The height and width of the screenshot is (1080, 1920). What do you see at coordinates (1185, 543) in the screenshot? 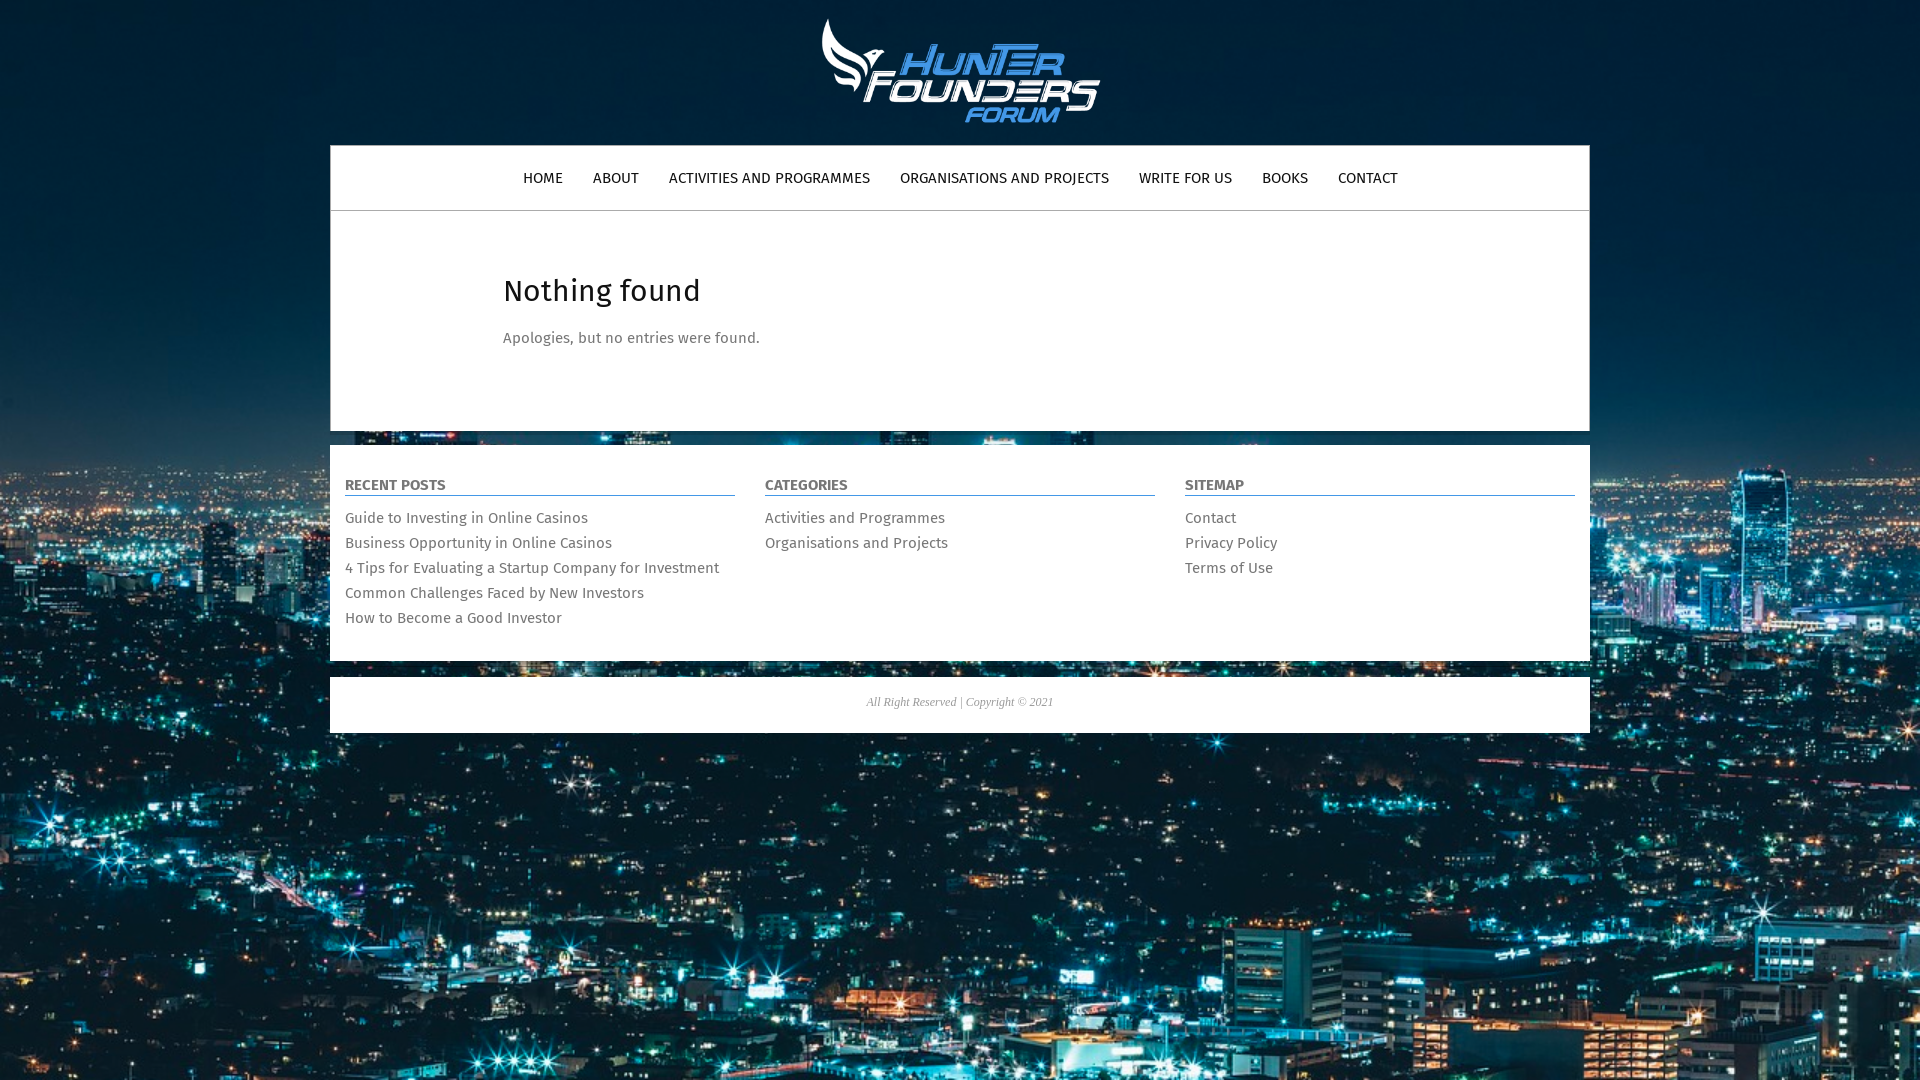
I see `'Privacy Policy'` at bounding box center [1185, 543].